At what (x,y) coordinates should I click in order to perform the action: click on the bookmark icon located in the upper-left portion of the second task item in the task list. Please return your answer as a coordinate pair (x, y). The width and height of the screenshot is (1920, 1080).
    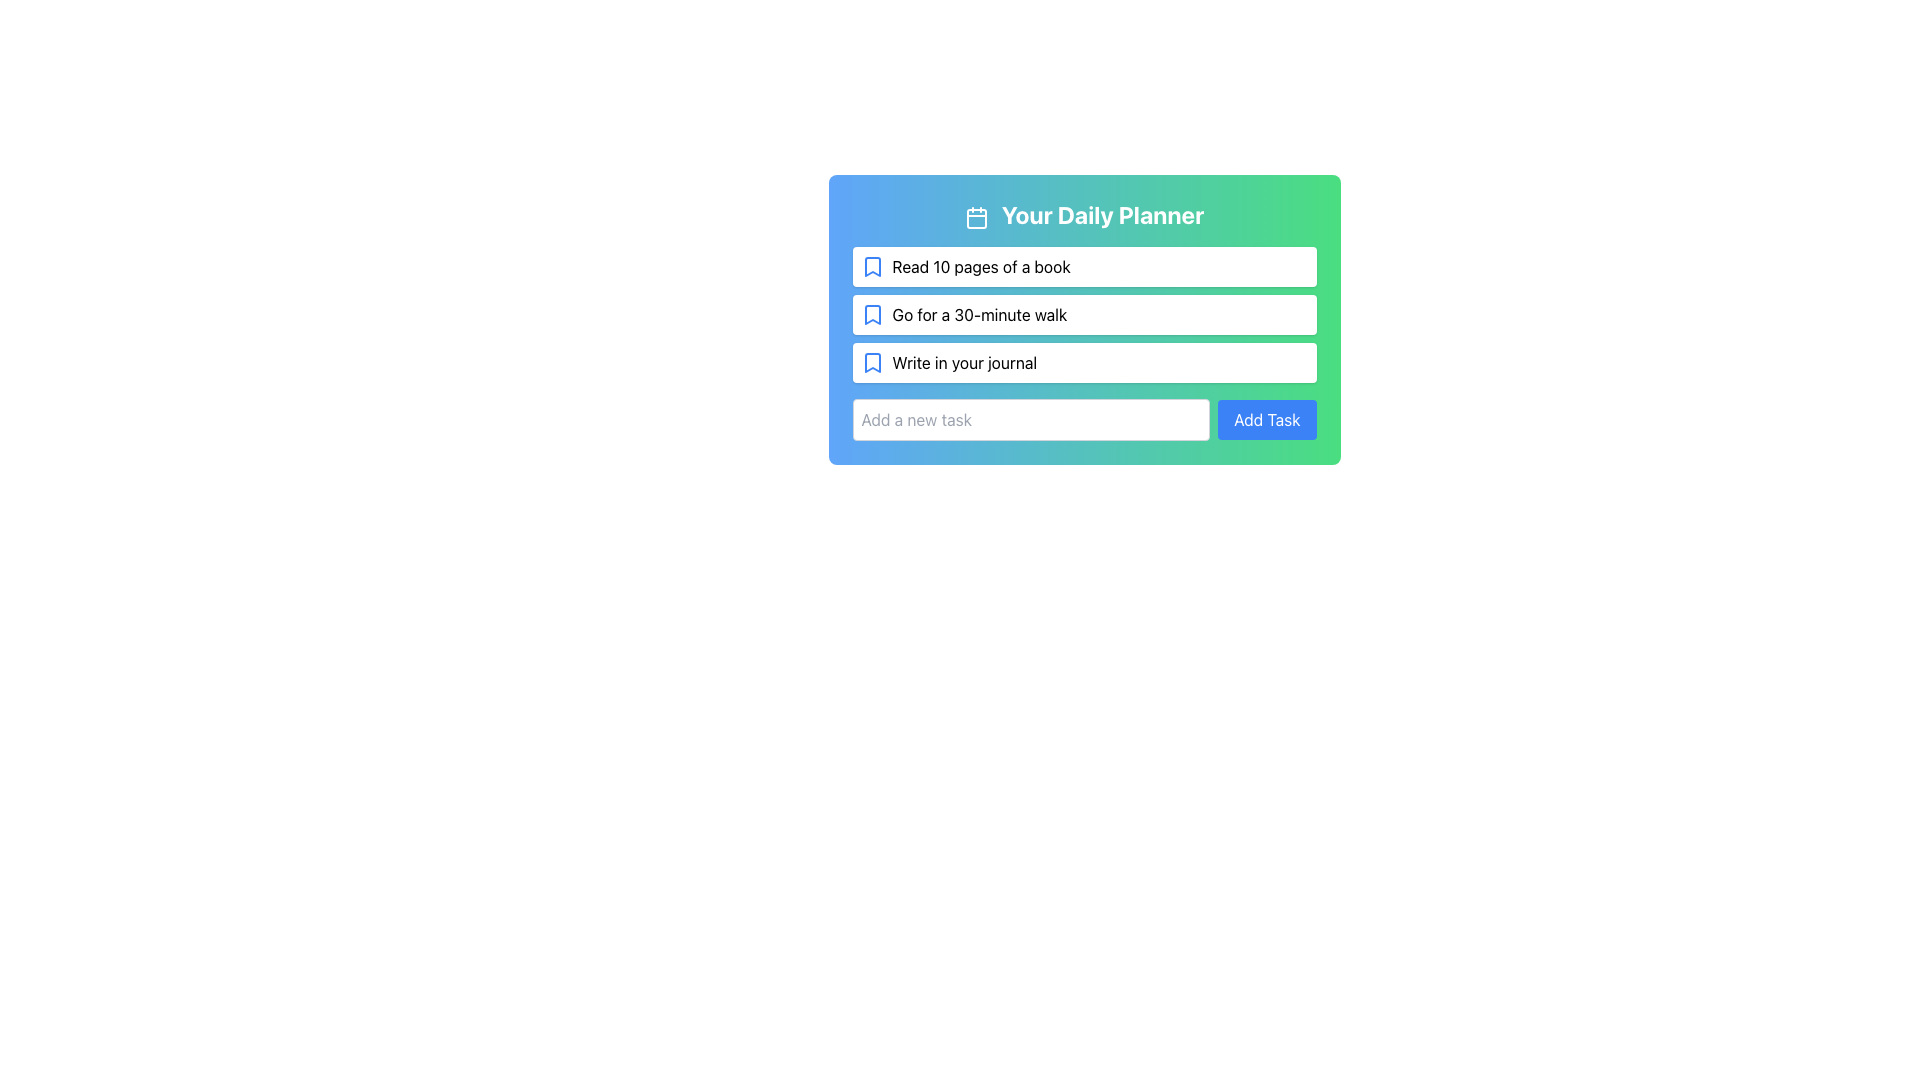
    Looking at the image, I should click on (872, 315).